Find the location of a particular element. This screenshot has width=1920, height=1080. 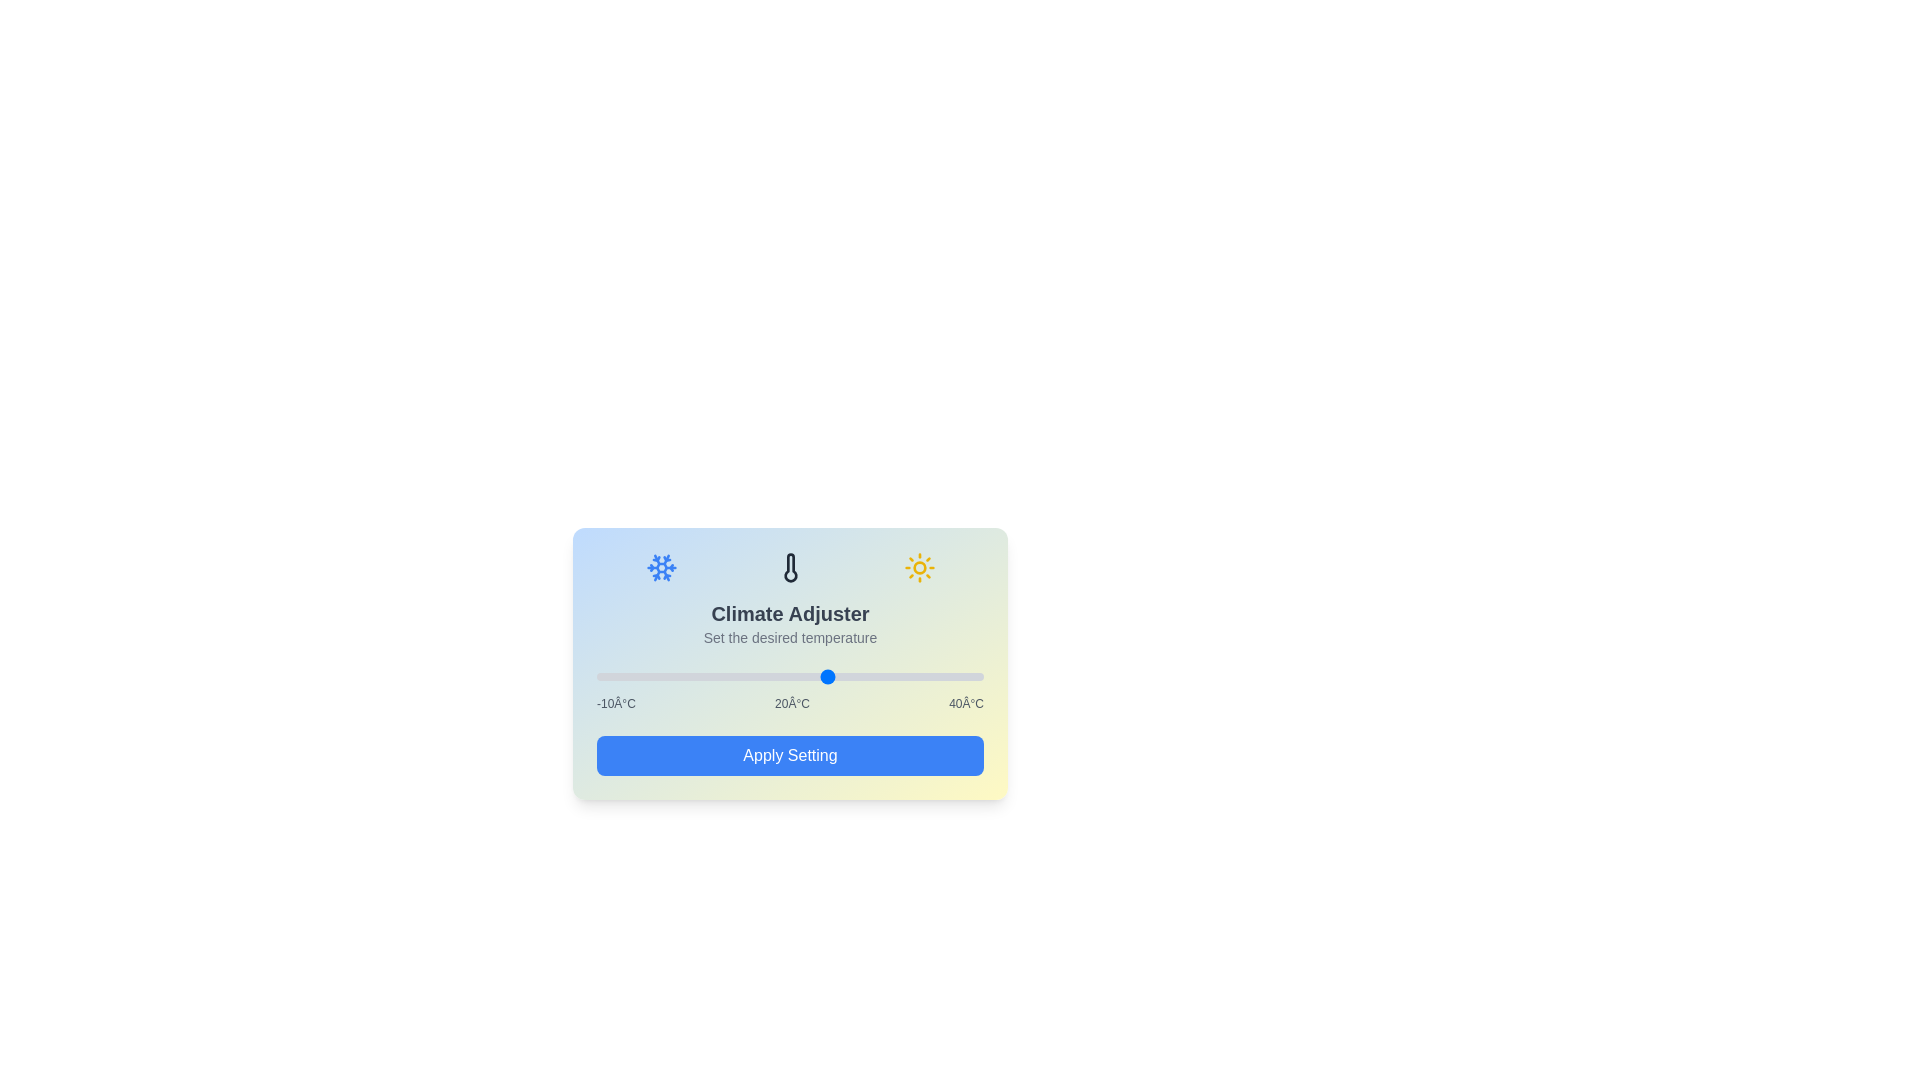

the 'Apply Setting' button to confirm the temperature is located at coordinates (789, 756).